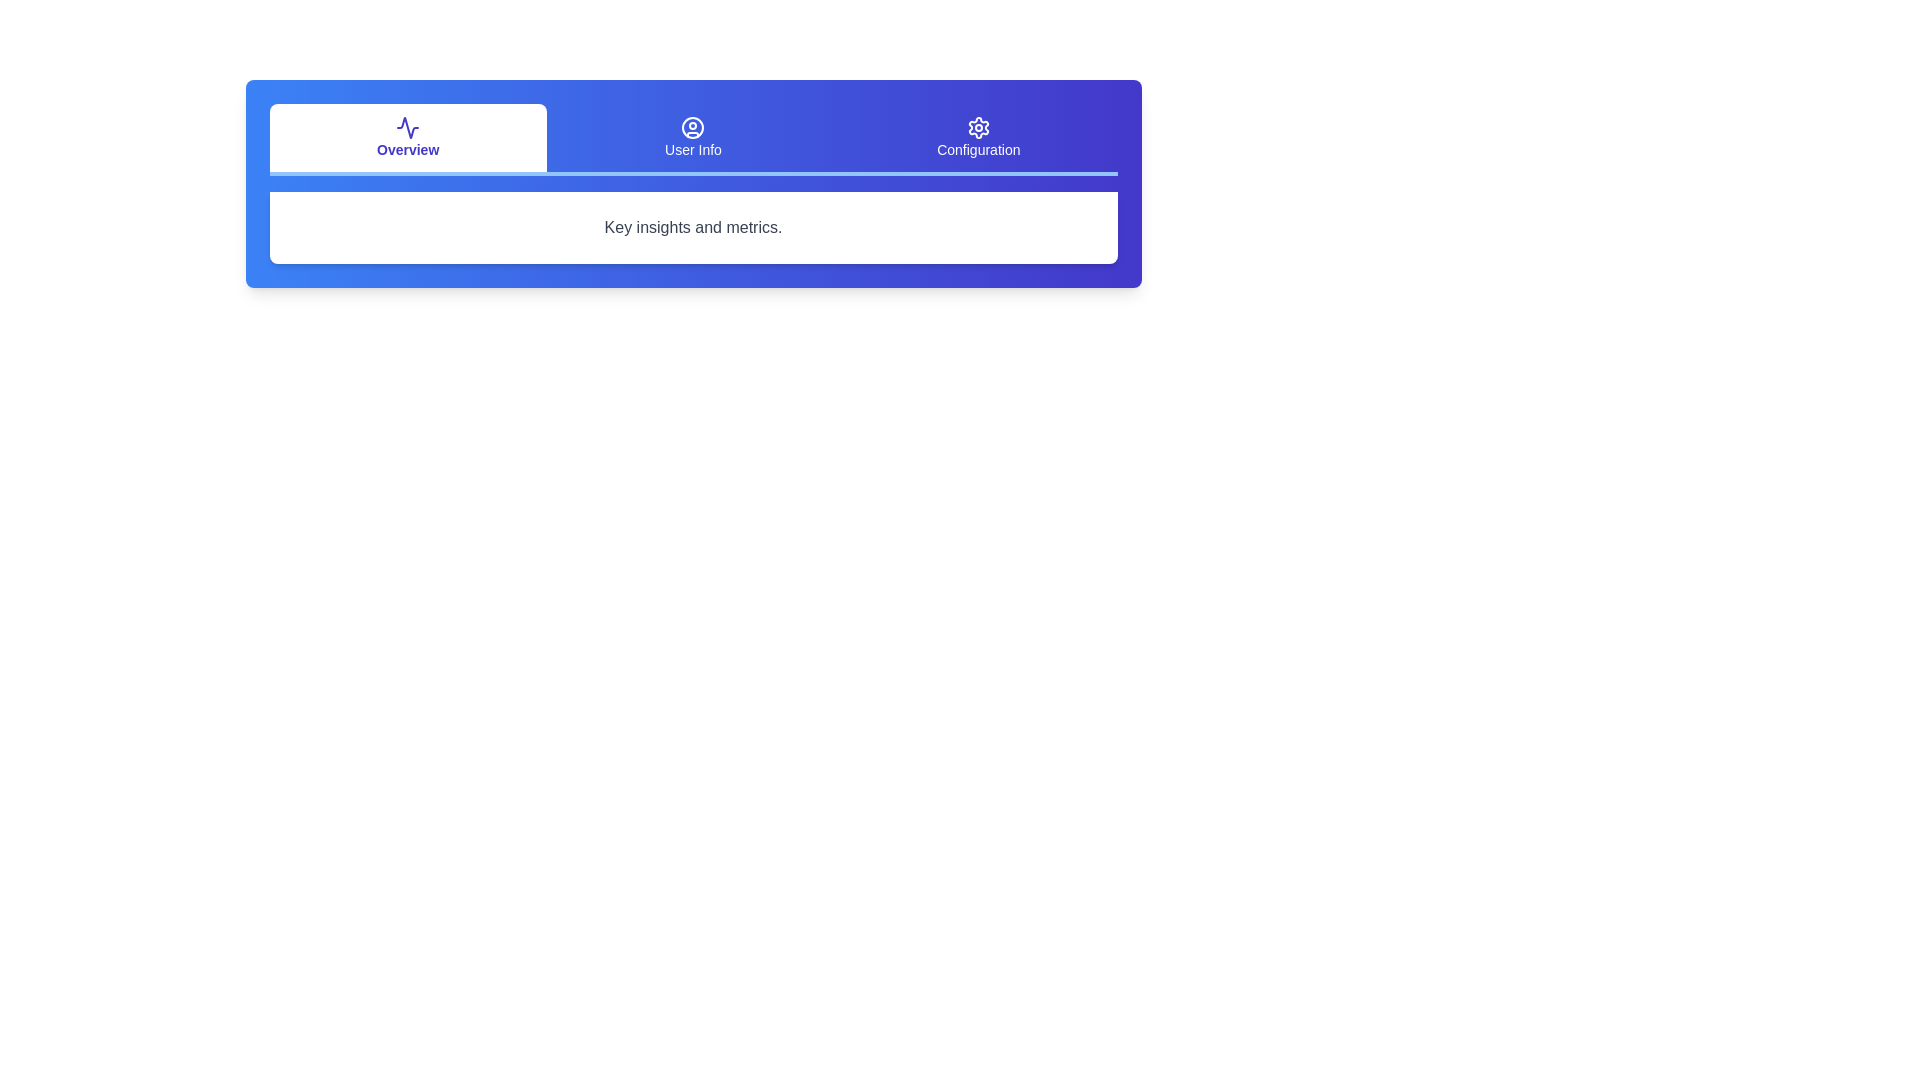 The height and width of the screenshot is (1080, 1920). What do you see at coordinates (692, 137) in the screenshot?
I see `the User Info tab to select it` at bounding box center [692, 137].